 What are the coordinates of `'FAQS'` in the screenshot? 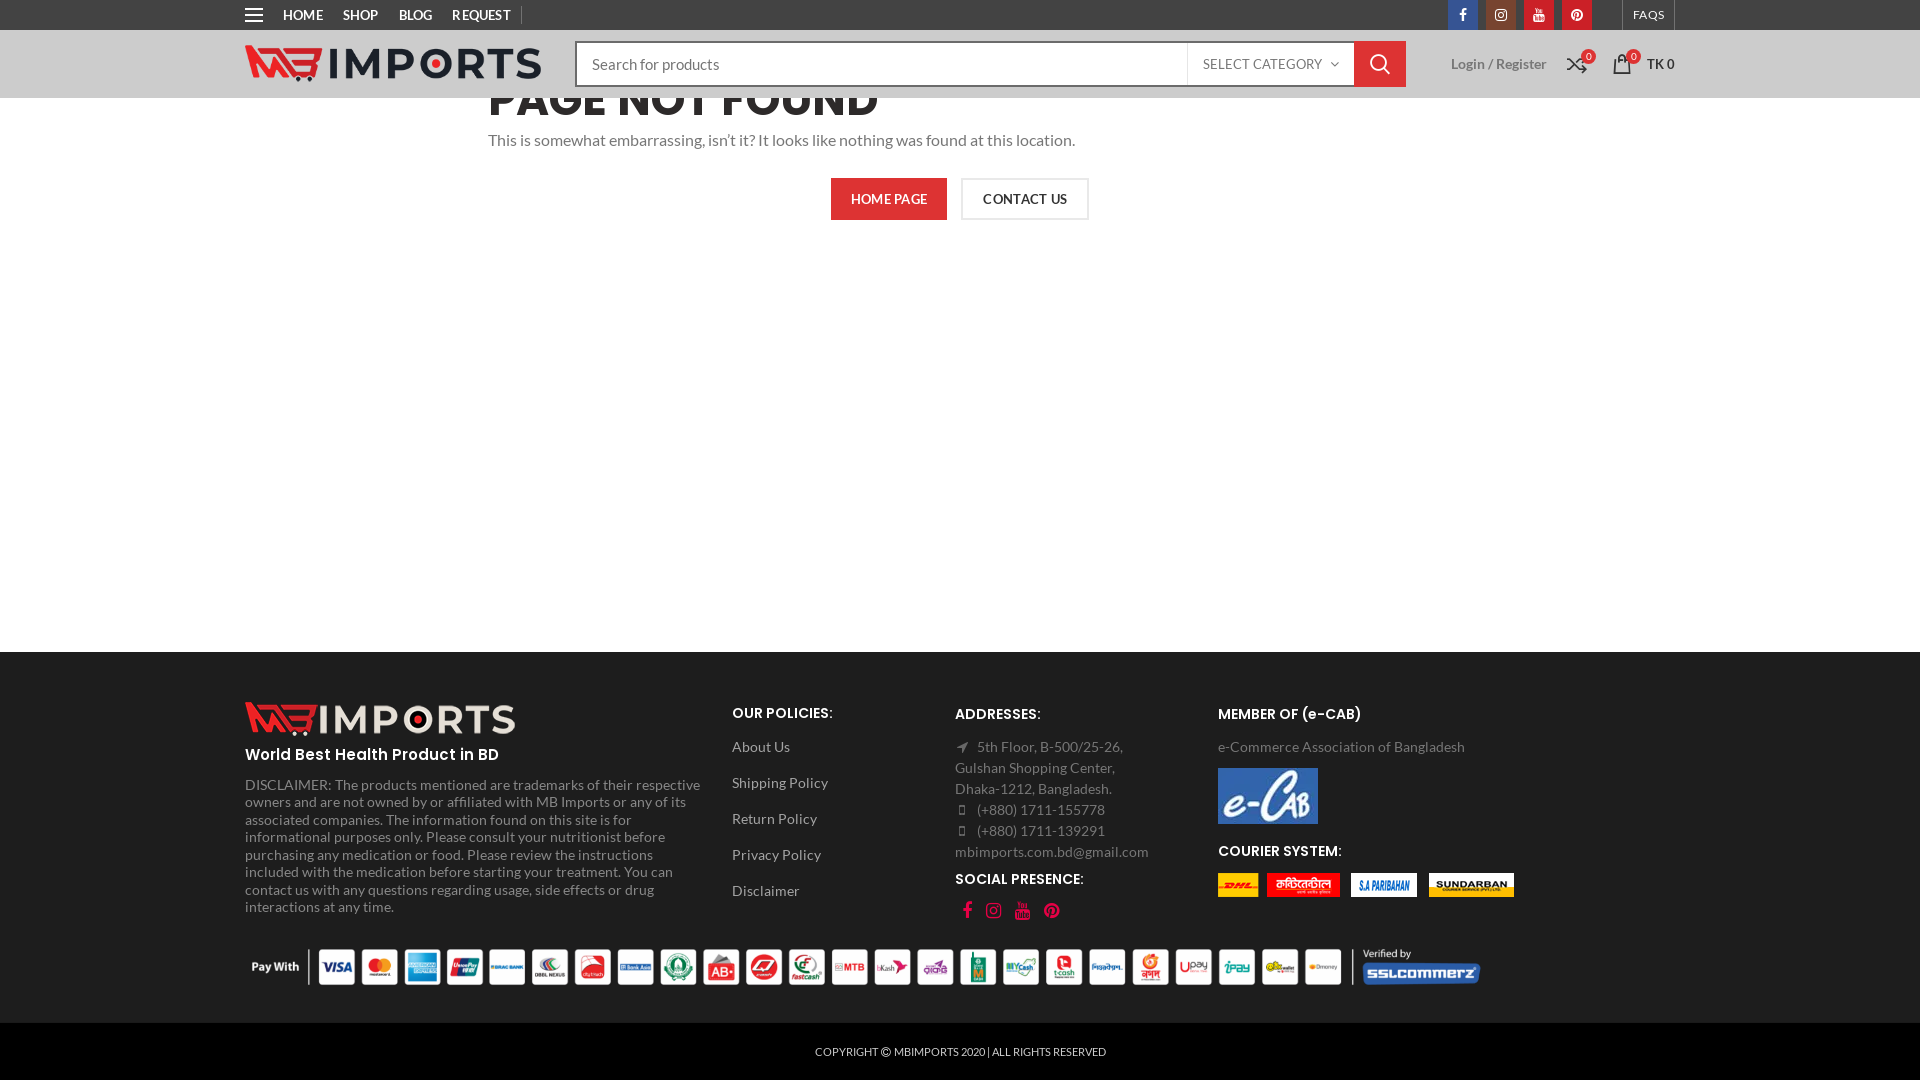 It's located at (1648, 15).